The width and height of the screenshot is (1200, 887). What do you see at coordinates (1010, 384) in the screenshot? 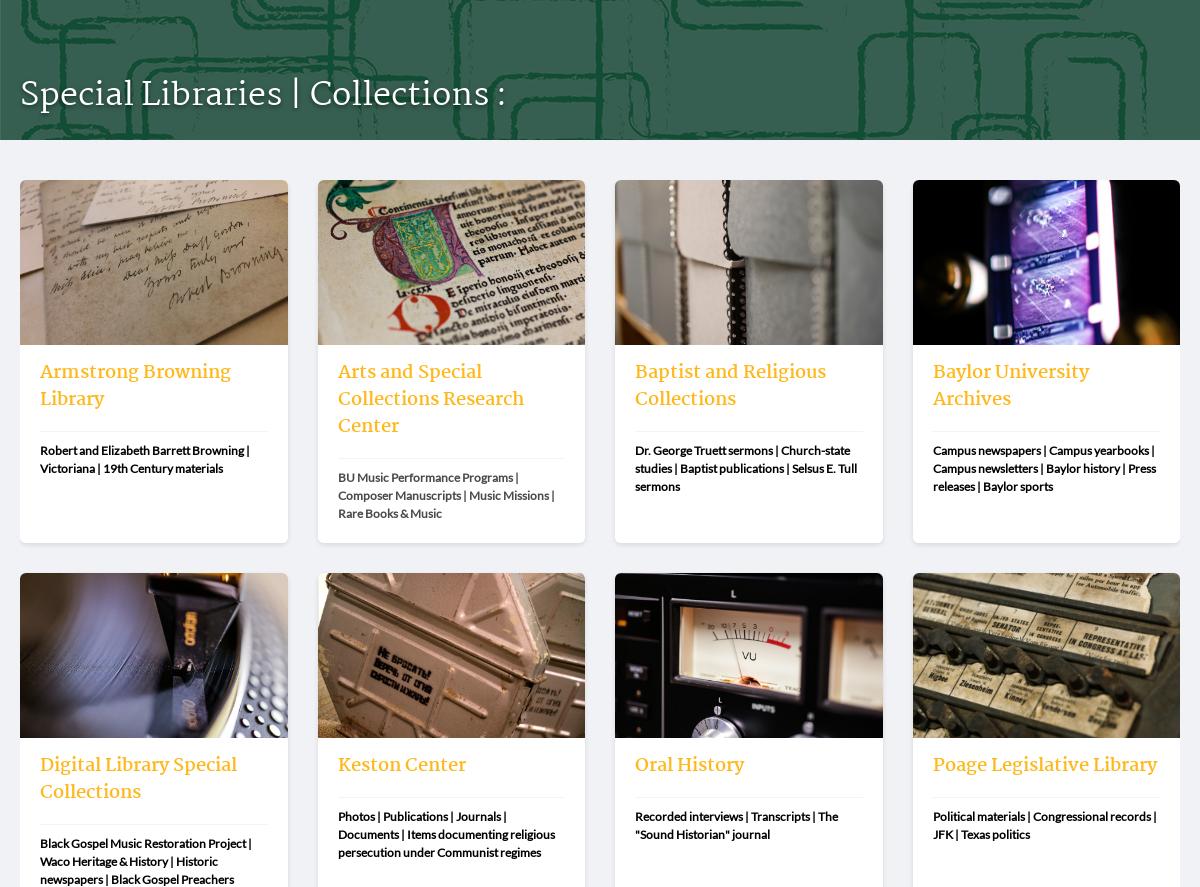
I see `'Baylor University Archives'` at bounding box center [1010, 384].